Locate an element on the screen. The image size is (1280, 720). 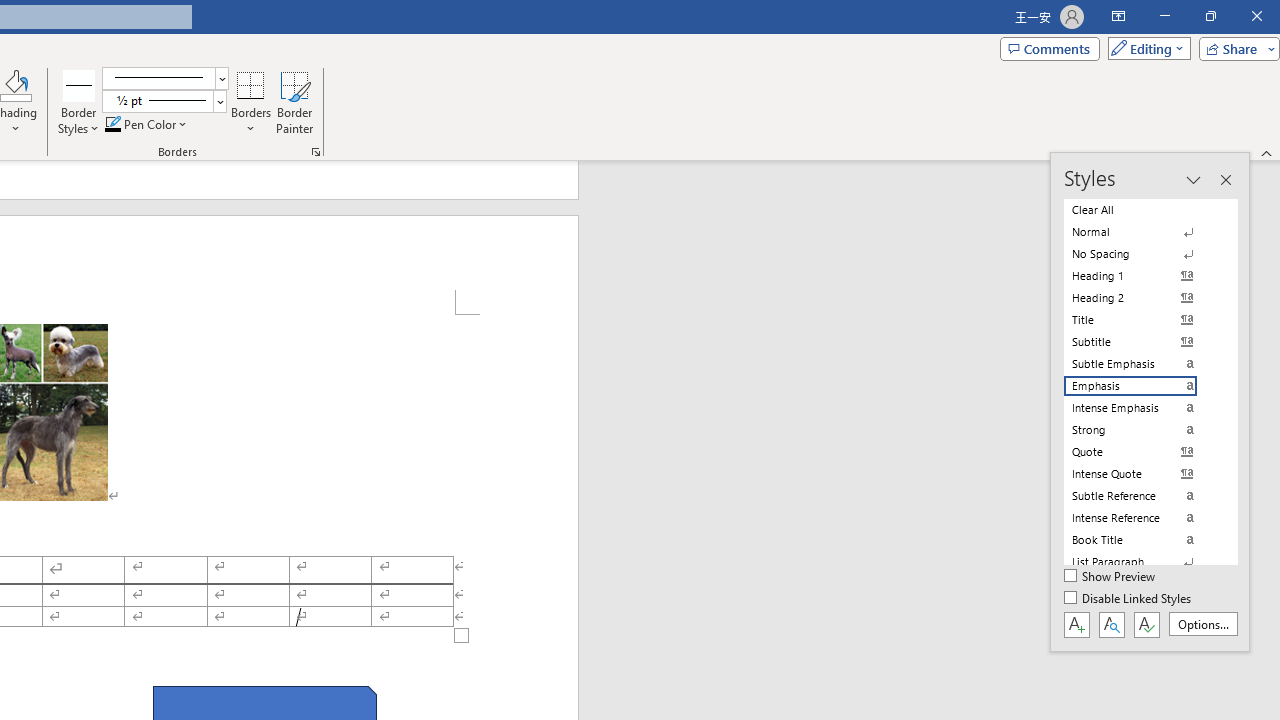
'Quote' is located at coordinates (1142, 451).